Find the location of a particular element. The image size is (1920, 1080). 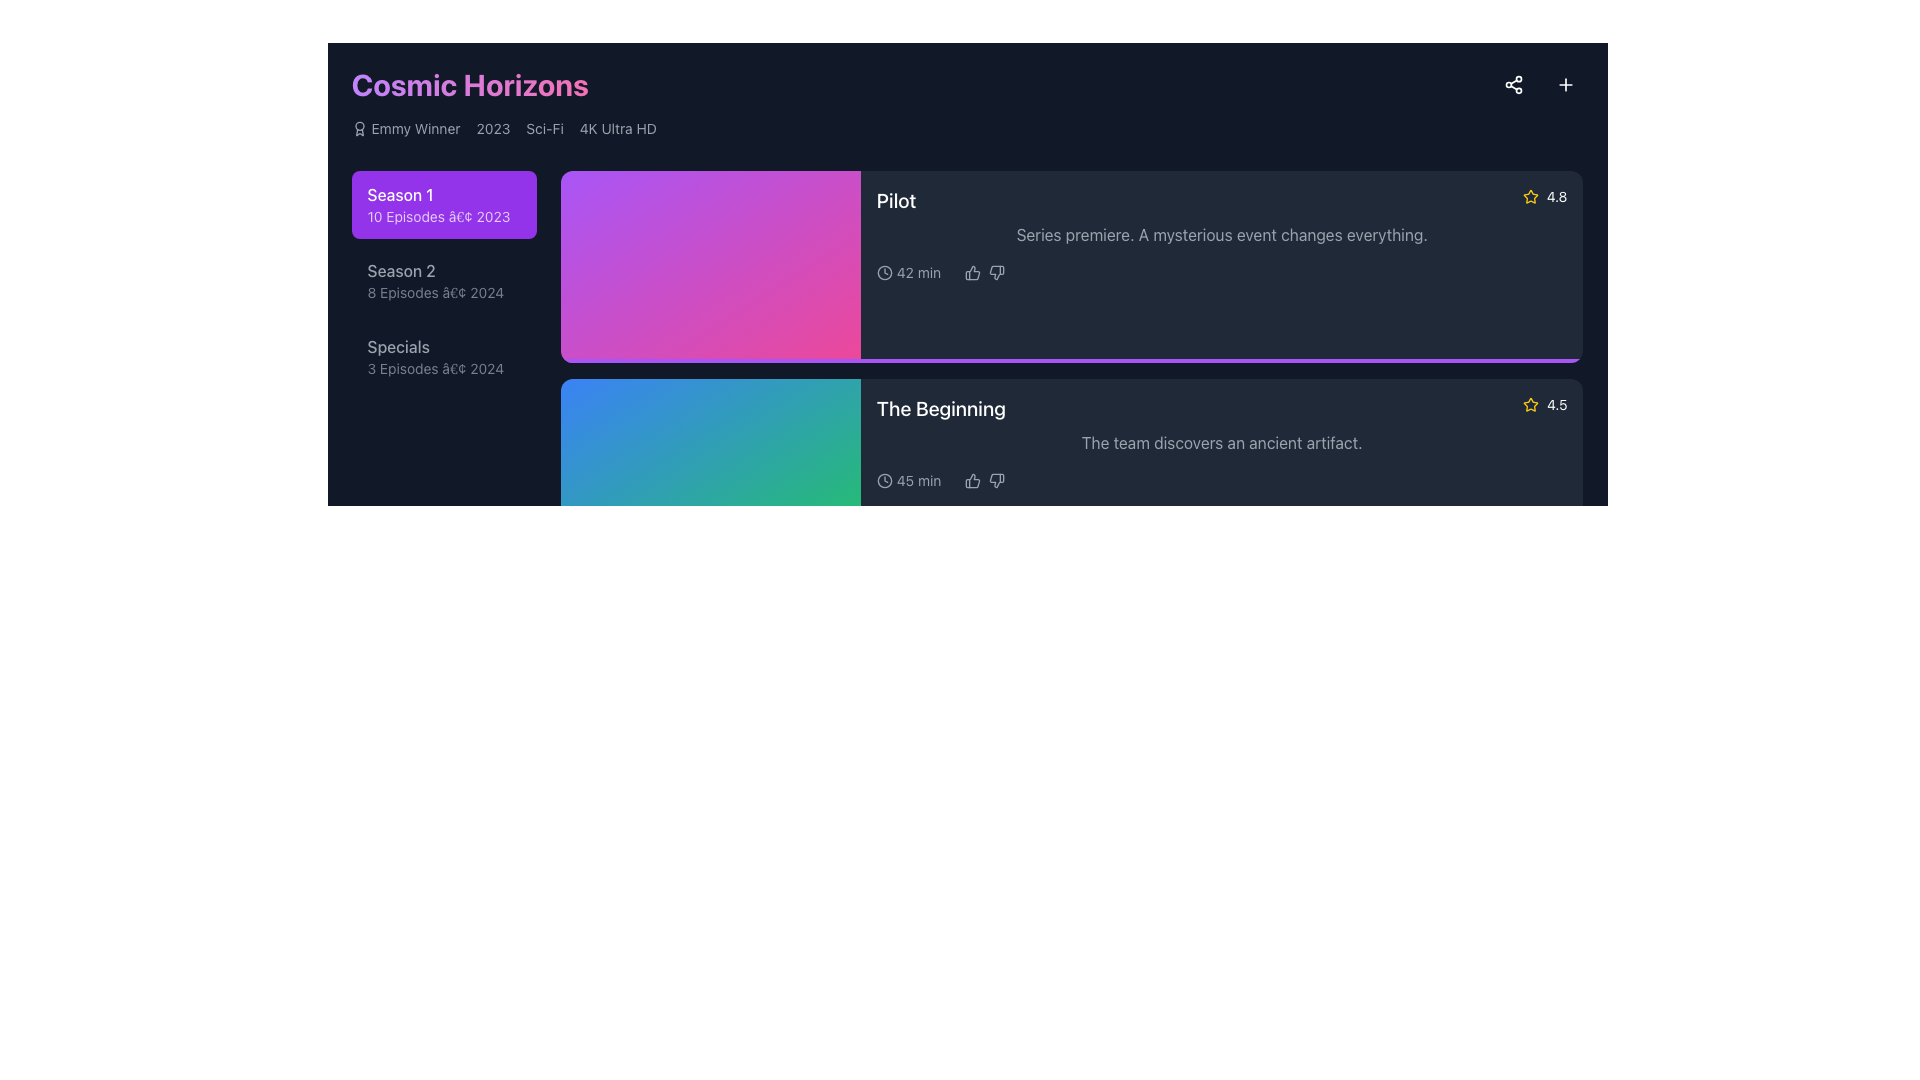

the static text display element showing the rating '4.8', which is located adjacent to a yellow star icon in the top-right corner of a card is located at coordinates (1556, 196).